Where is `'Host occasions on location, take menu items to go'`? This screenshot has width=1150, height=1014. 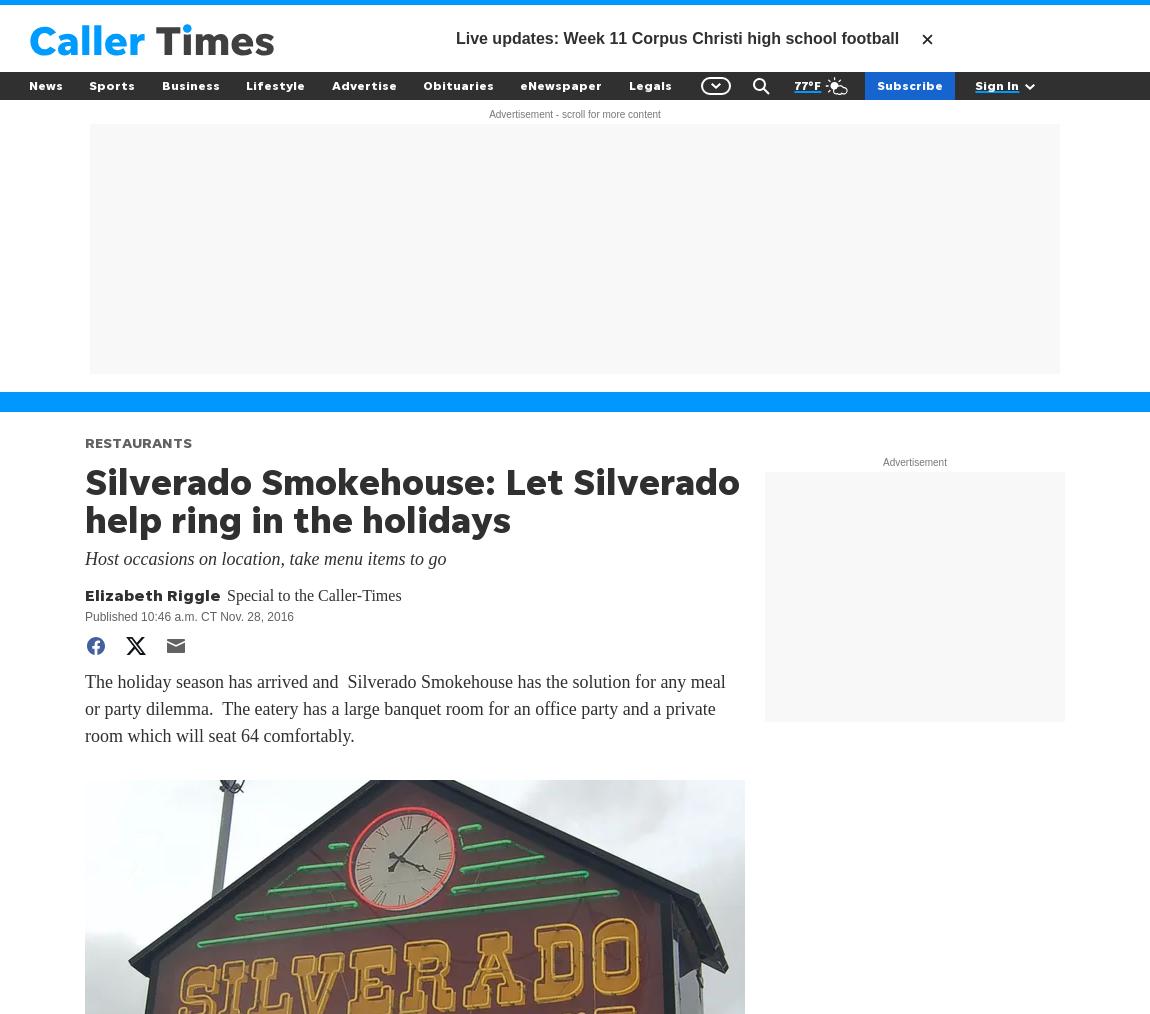 'Host occasions on location, take menu items to go' is located at coordinates (264, 558).